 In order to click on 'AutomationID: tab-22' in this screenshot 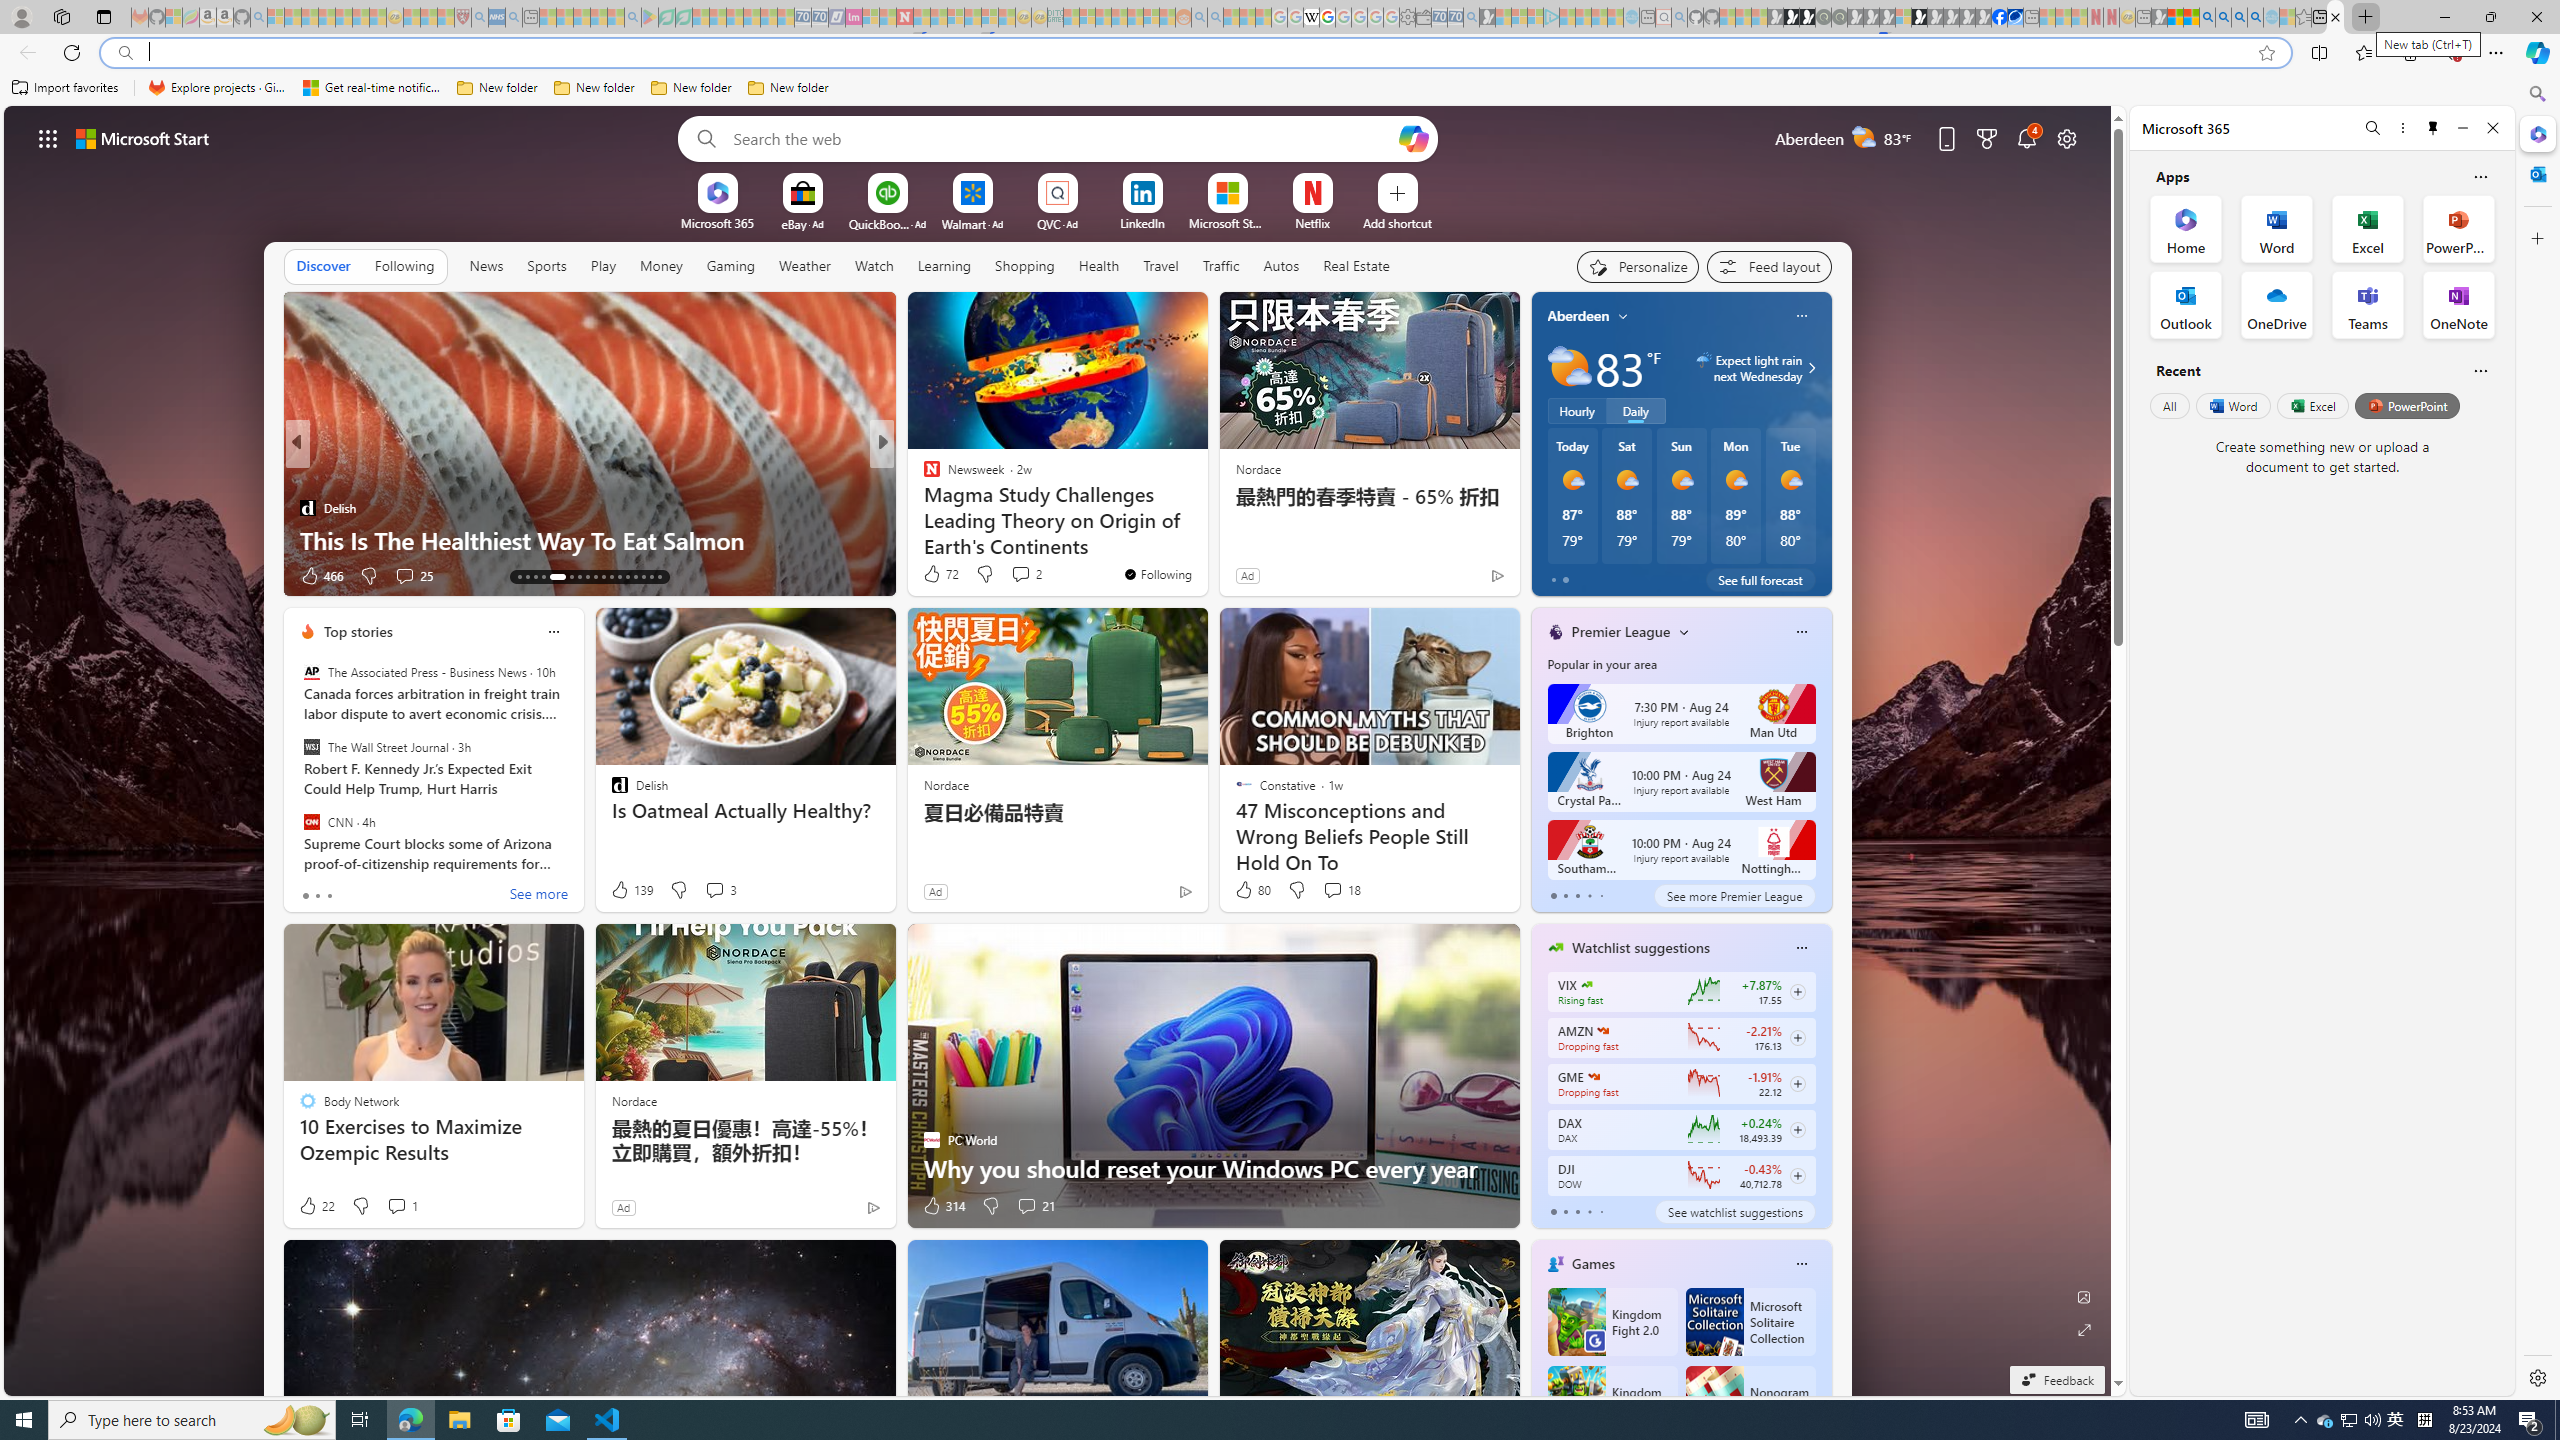, I will do `click(603, 577)`.